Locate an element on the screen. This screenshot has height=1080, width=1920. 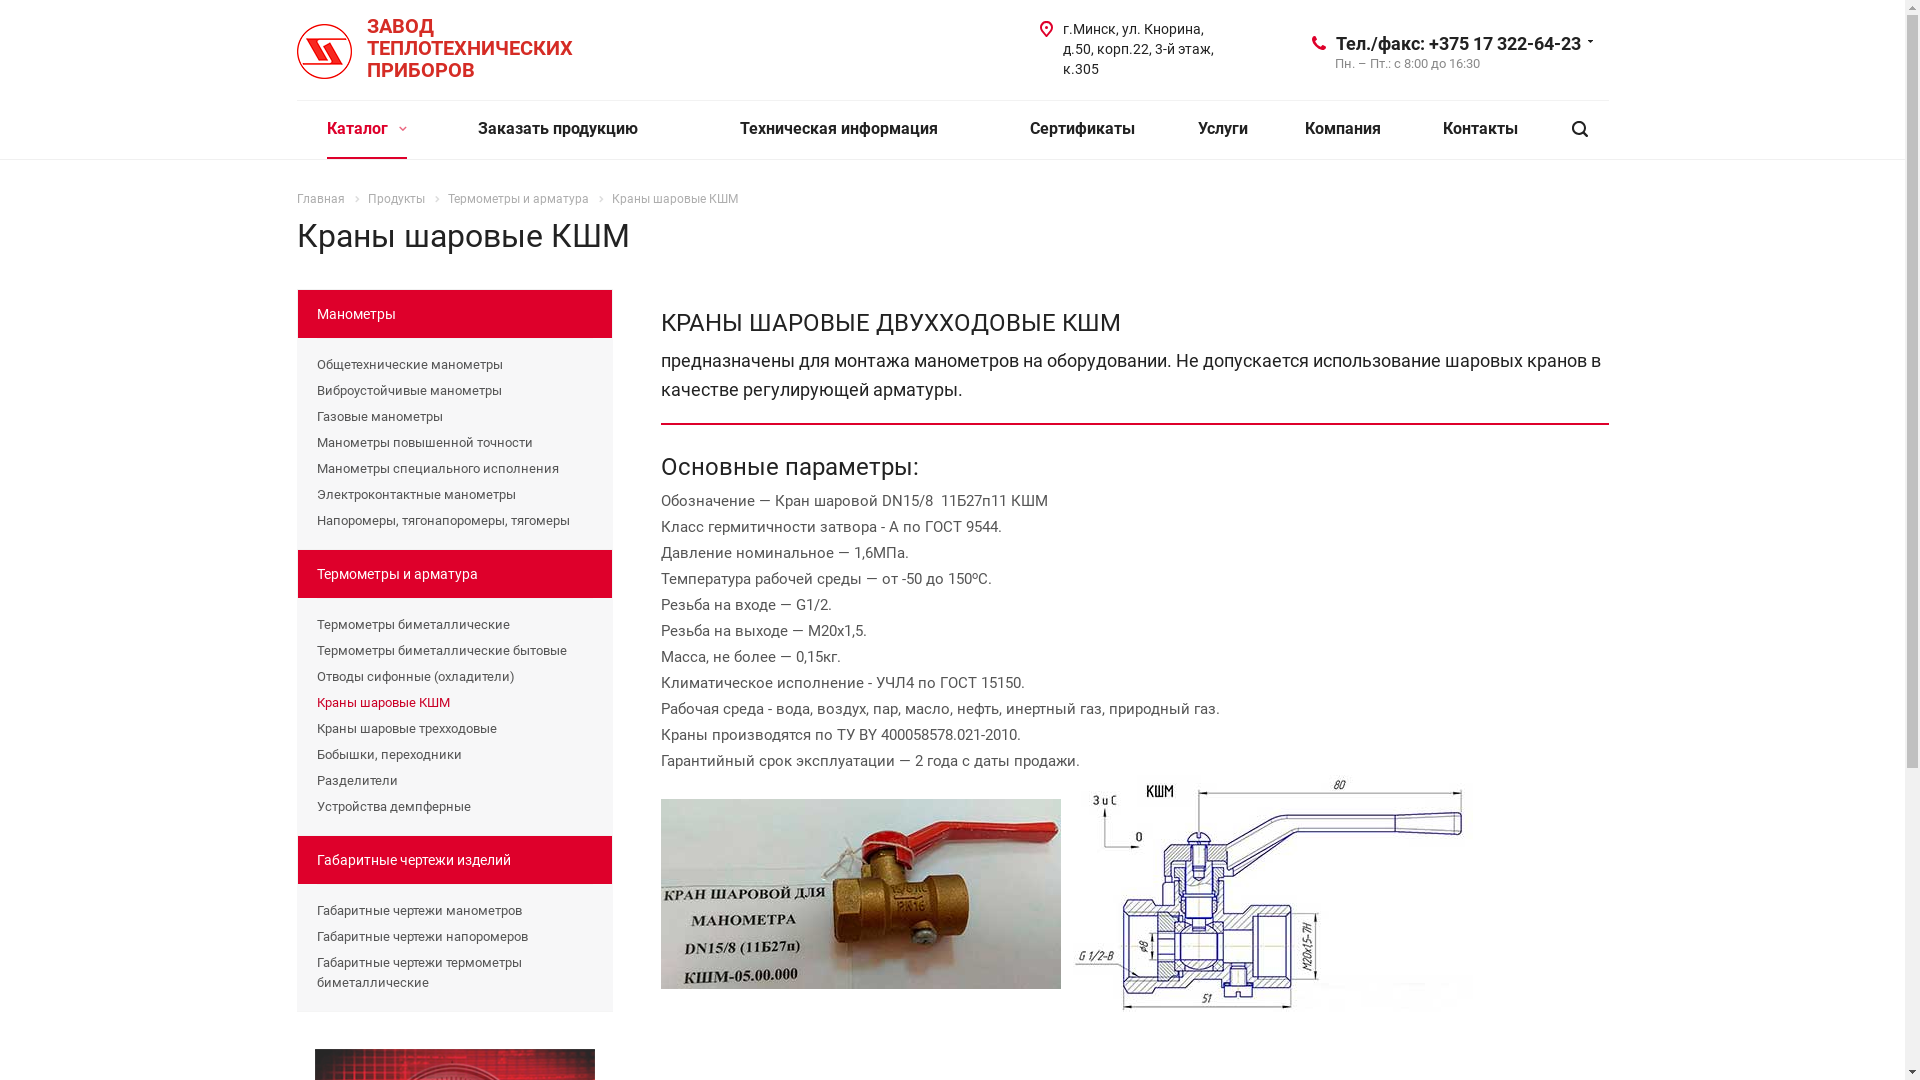
'kshm-2-1.jpg' is located at coordinates (1271, 892).